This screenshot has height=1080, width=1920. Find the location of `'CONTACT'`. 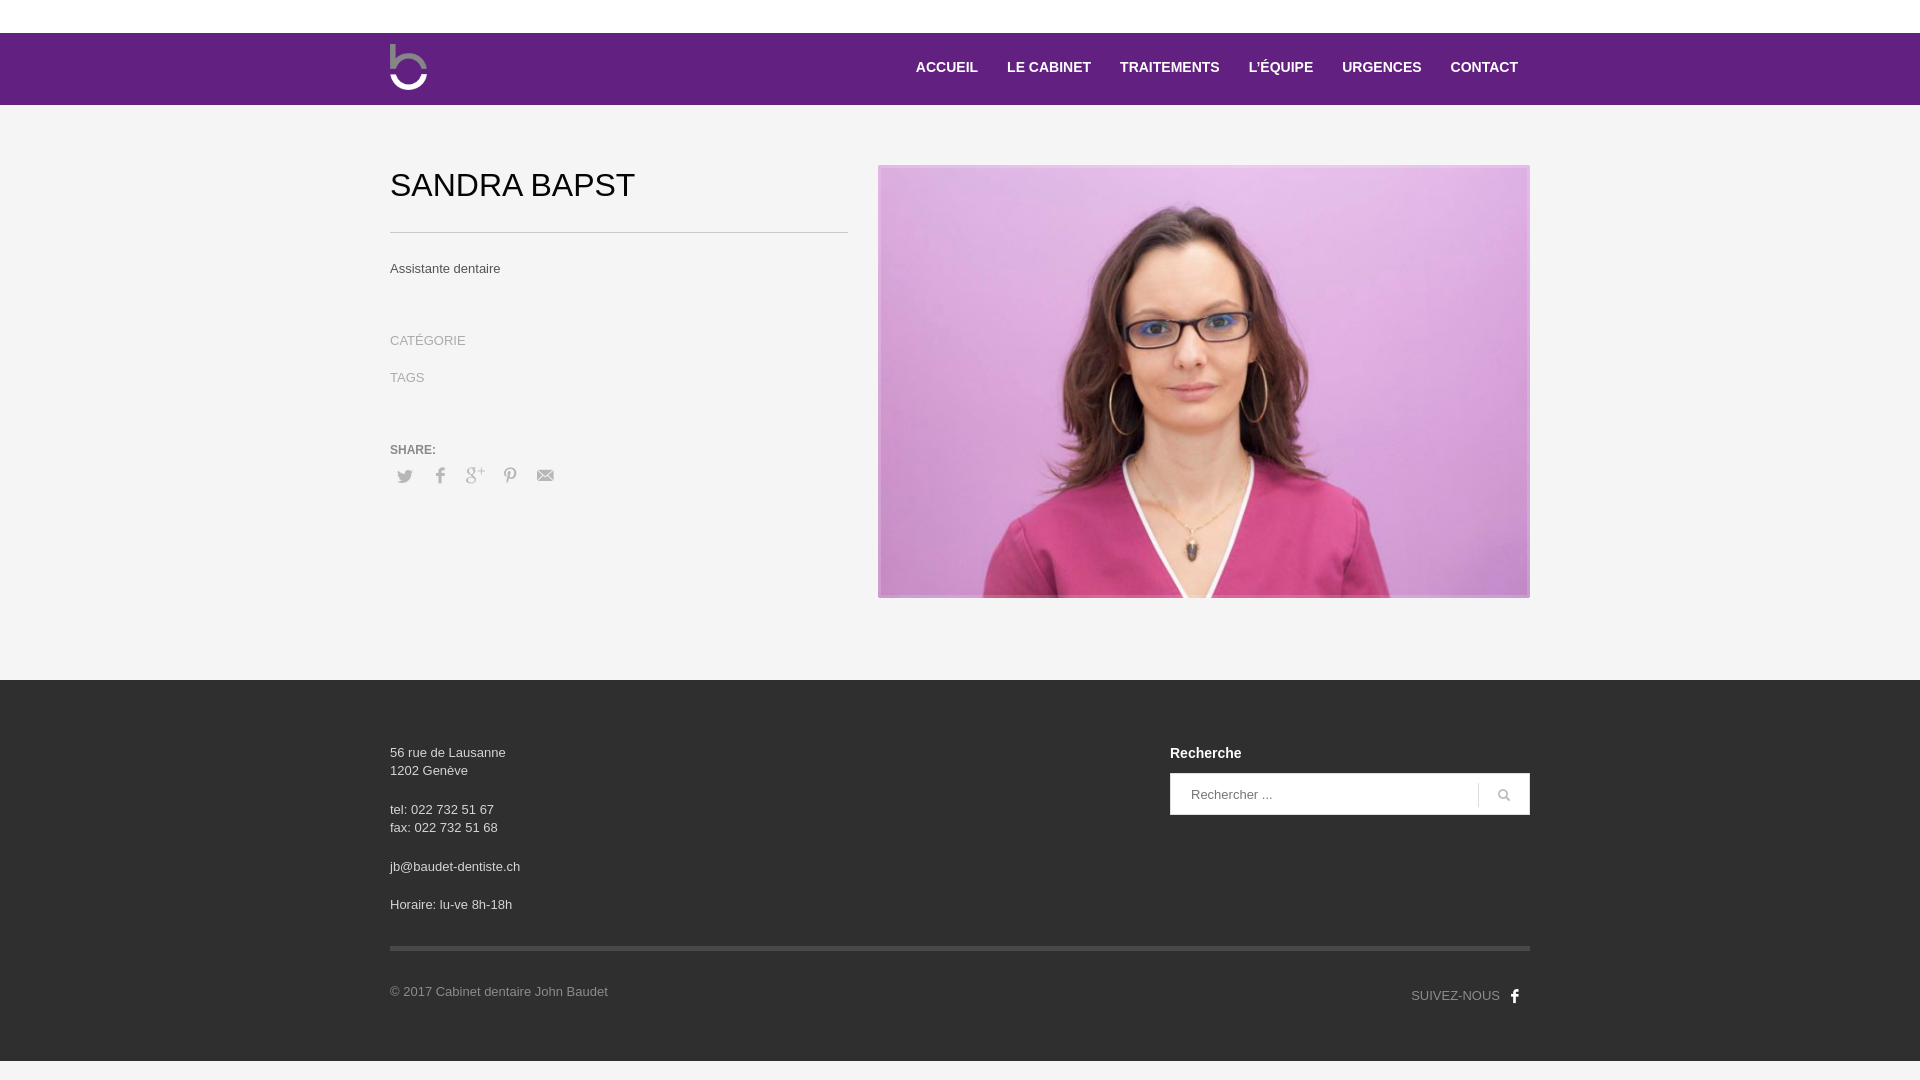

'CONTACT' is located at coordinates (1438, 65).